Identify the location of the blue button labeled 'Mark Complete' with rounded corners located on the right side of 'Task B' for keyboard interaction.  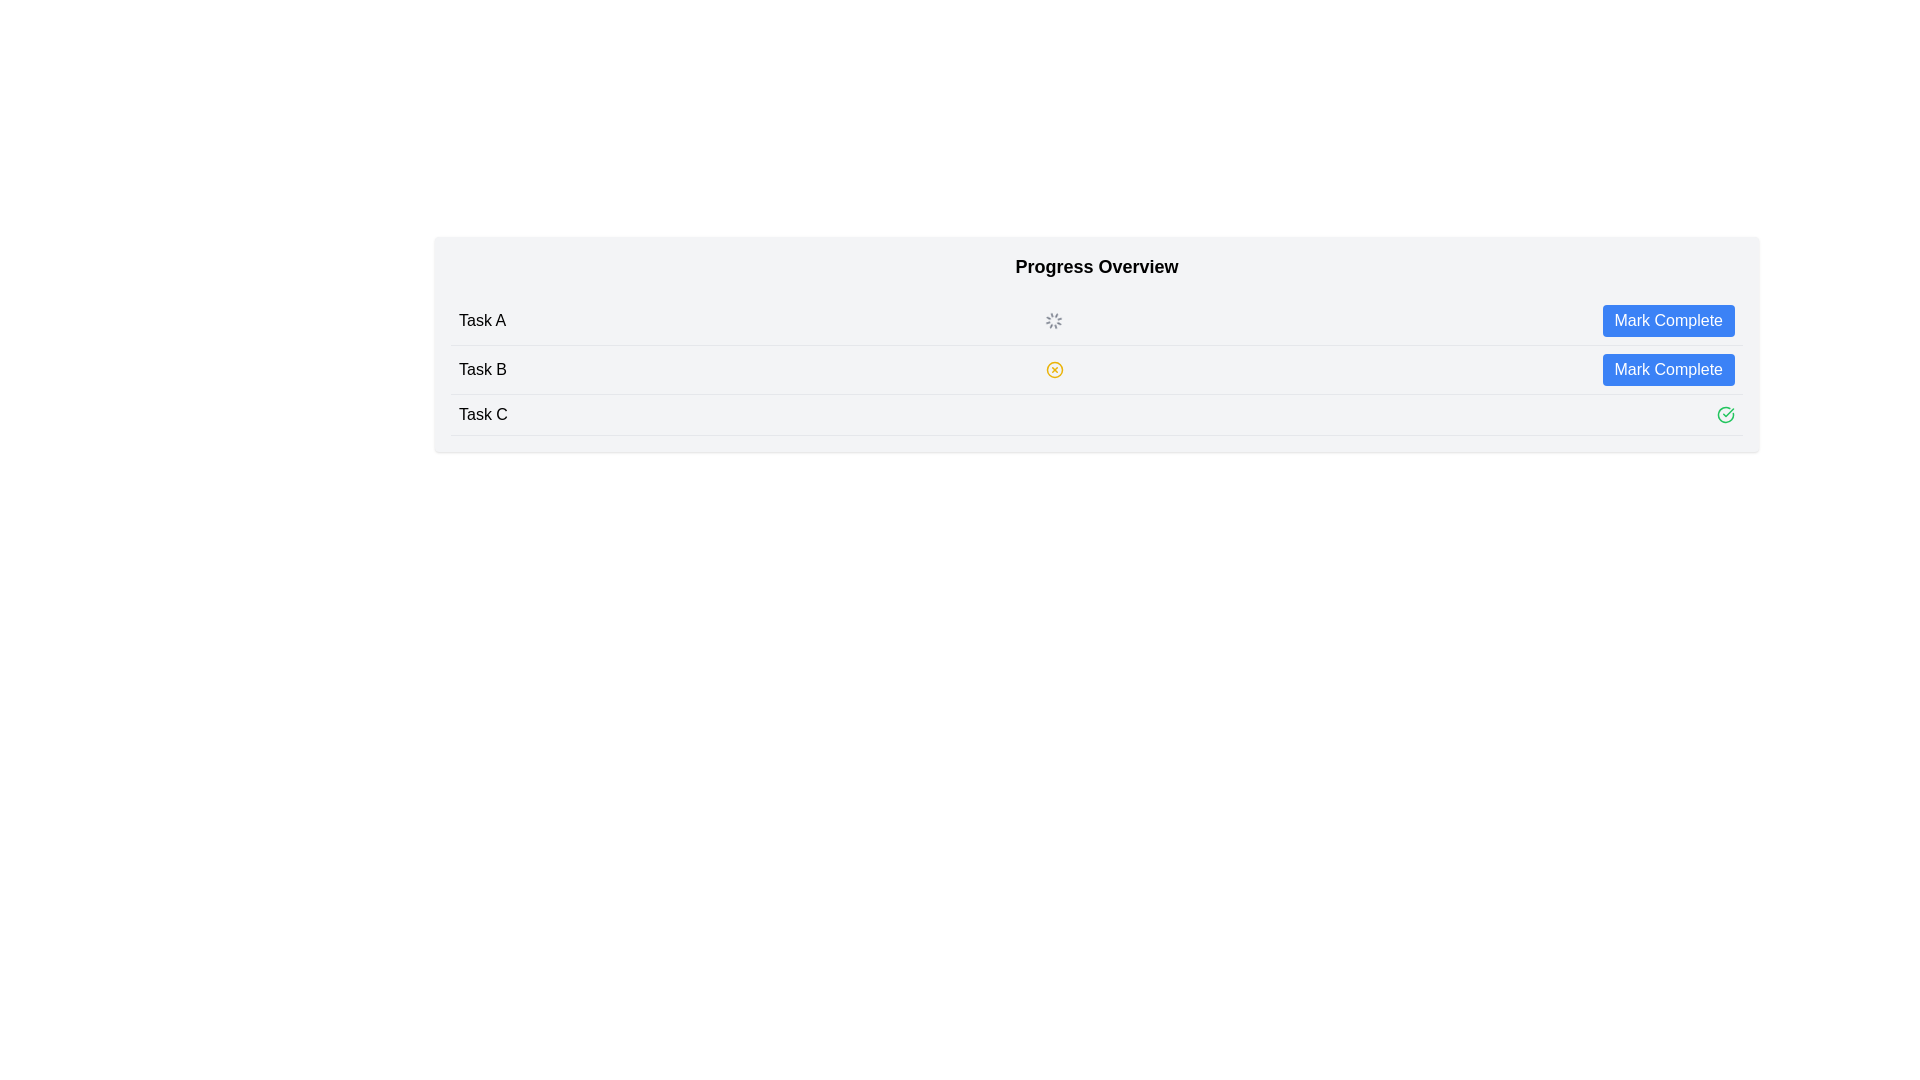
(1668, 370).